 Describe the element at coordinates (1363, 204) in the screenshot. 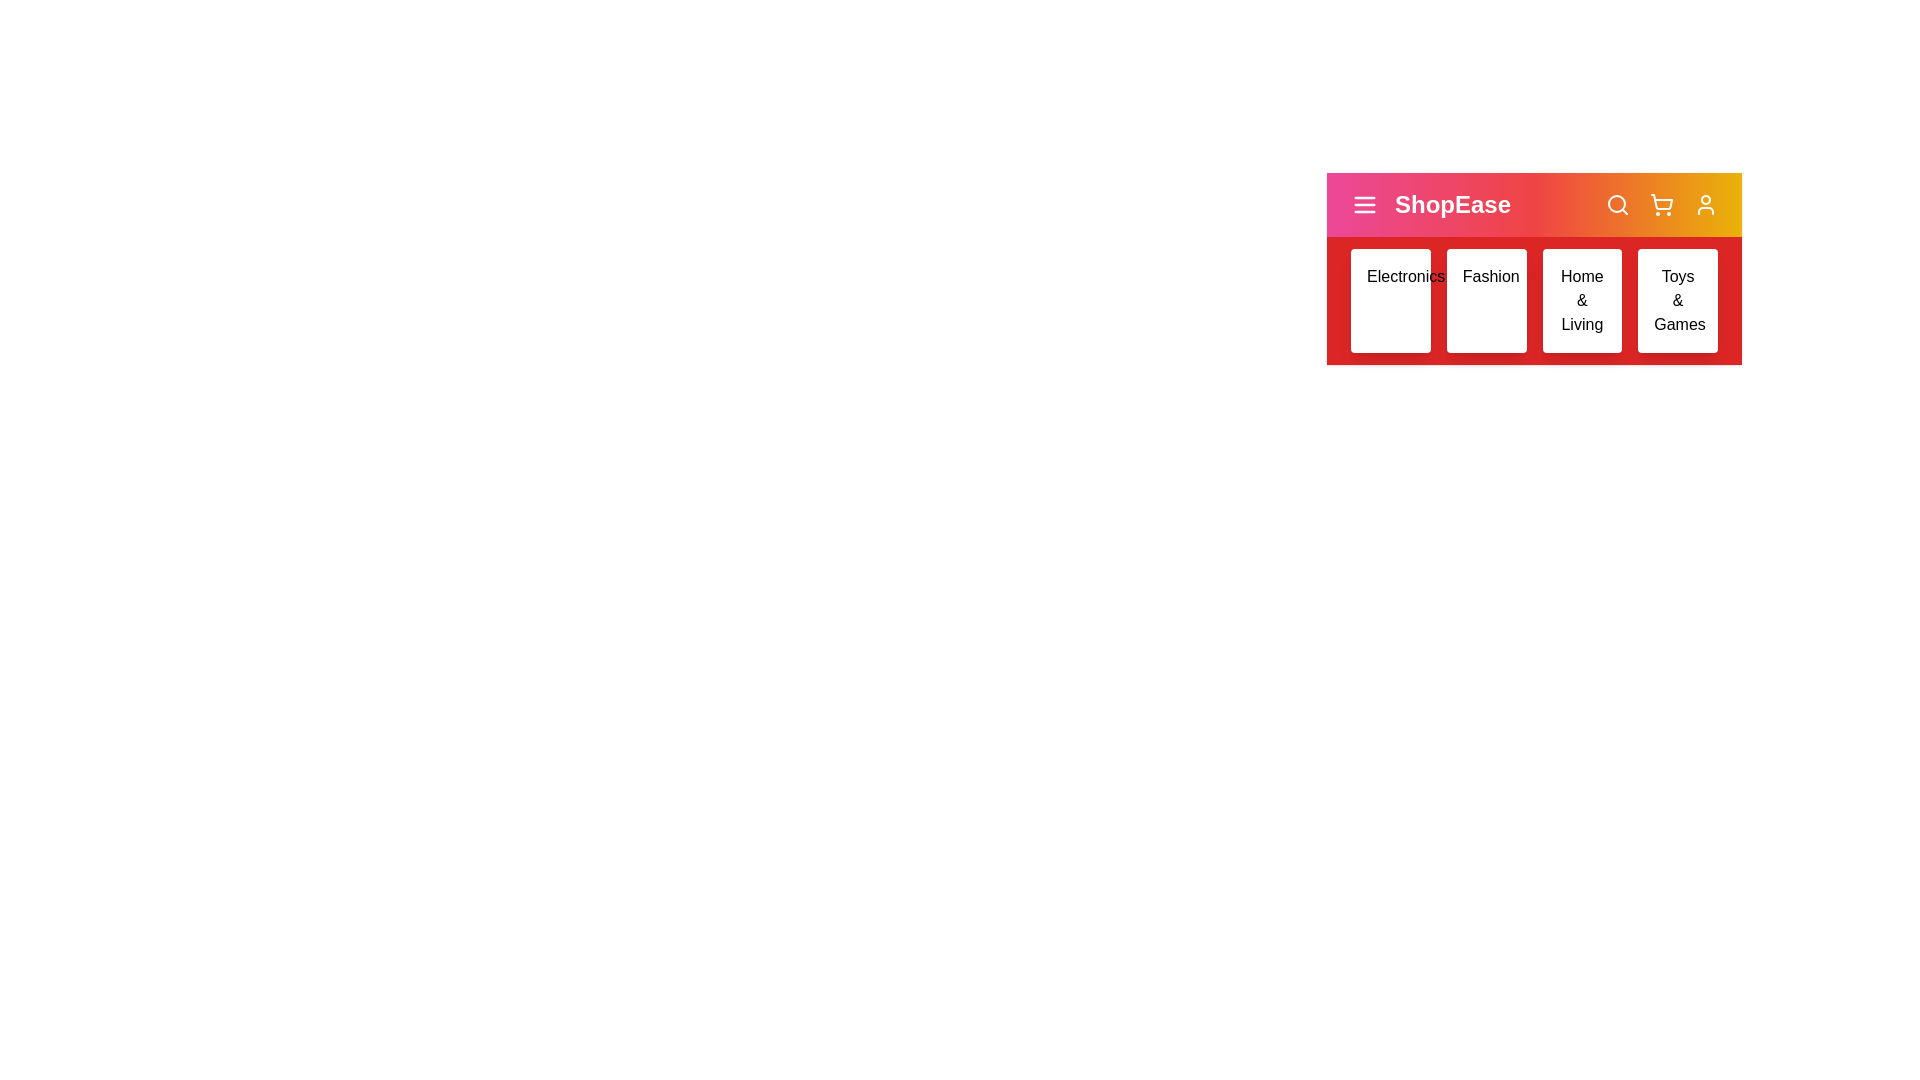

I see `the menu icon to toggle the menu visibility` at that location.